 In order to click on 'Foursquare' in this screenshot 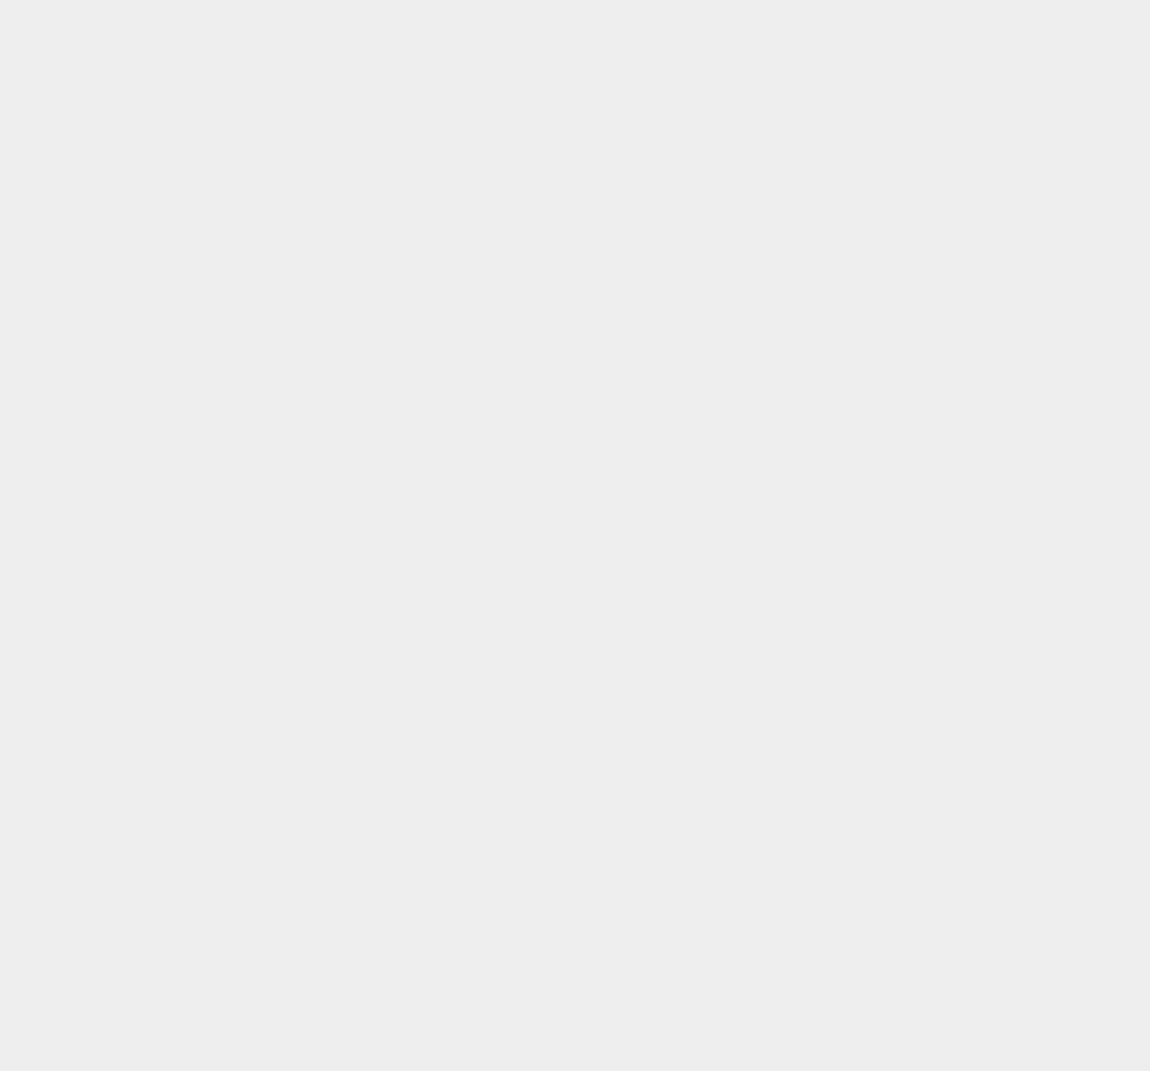, I will do `click(848, 385)`.